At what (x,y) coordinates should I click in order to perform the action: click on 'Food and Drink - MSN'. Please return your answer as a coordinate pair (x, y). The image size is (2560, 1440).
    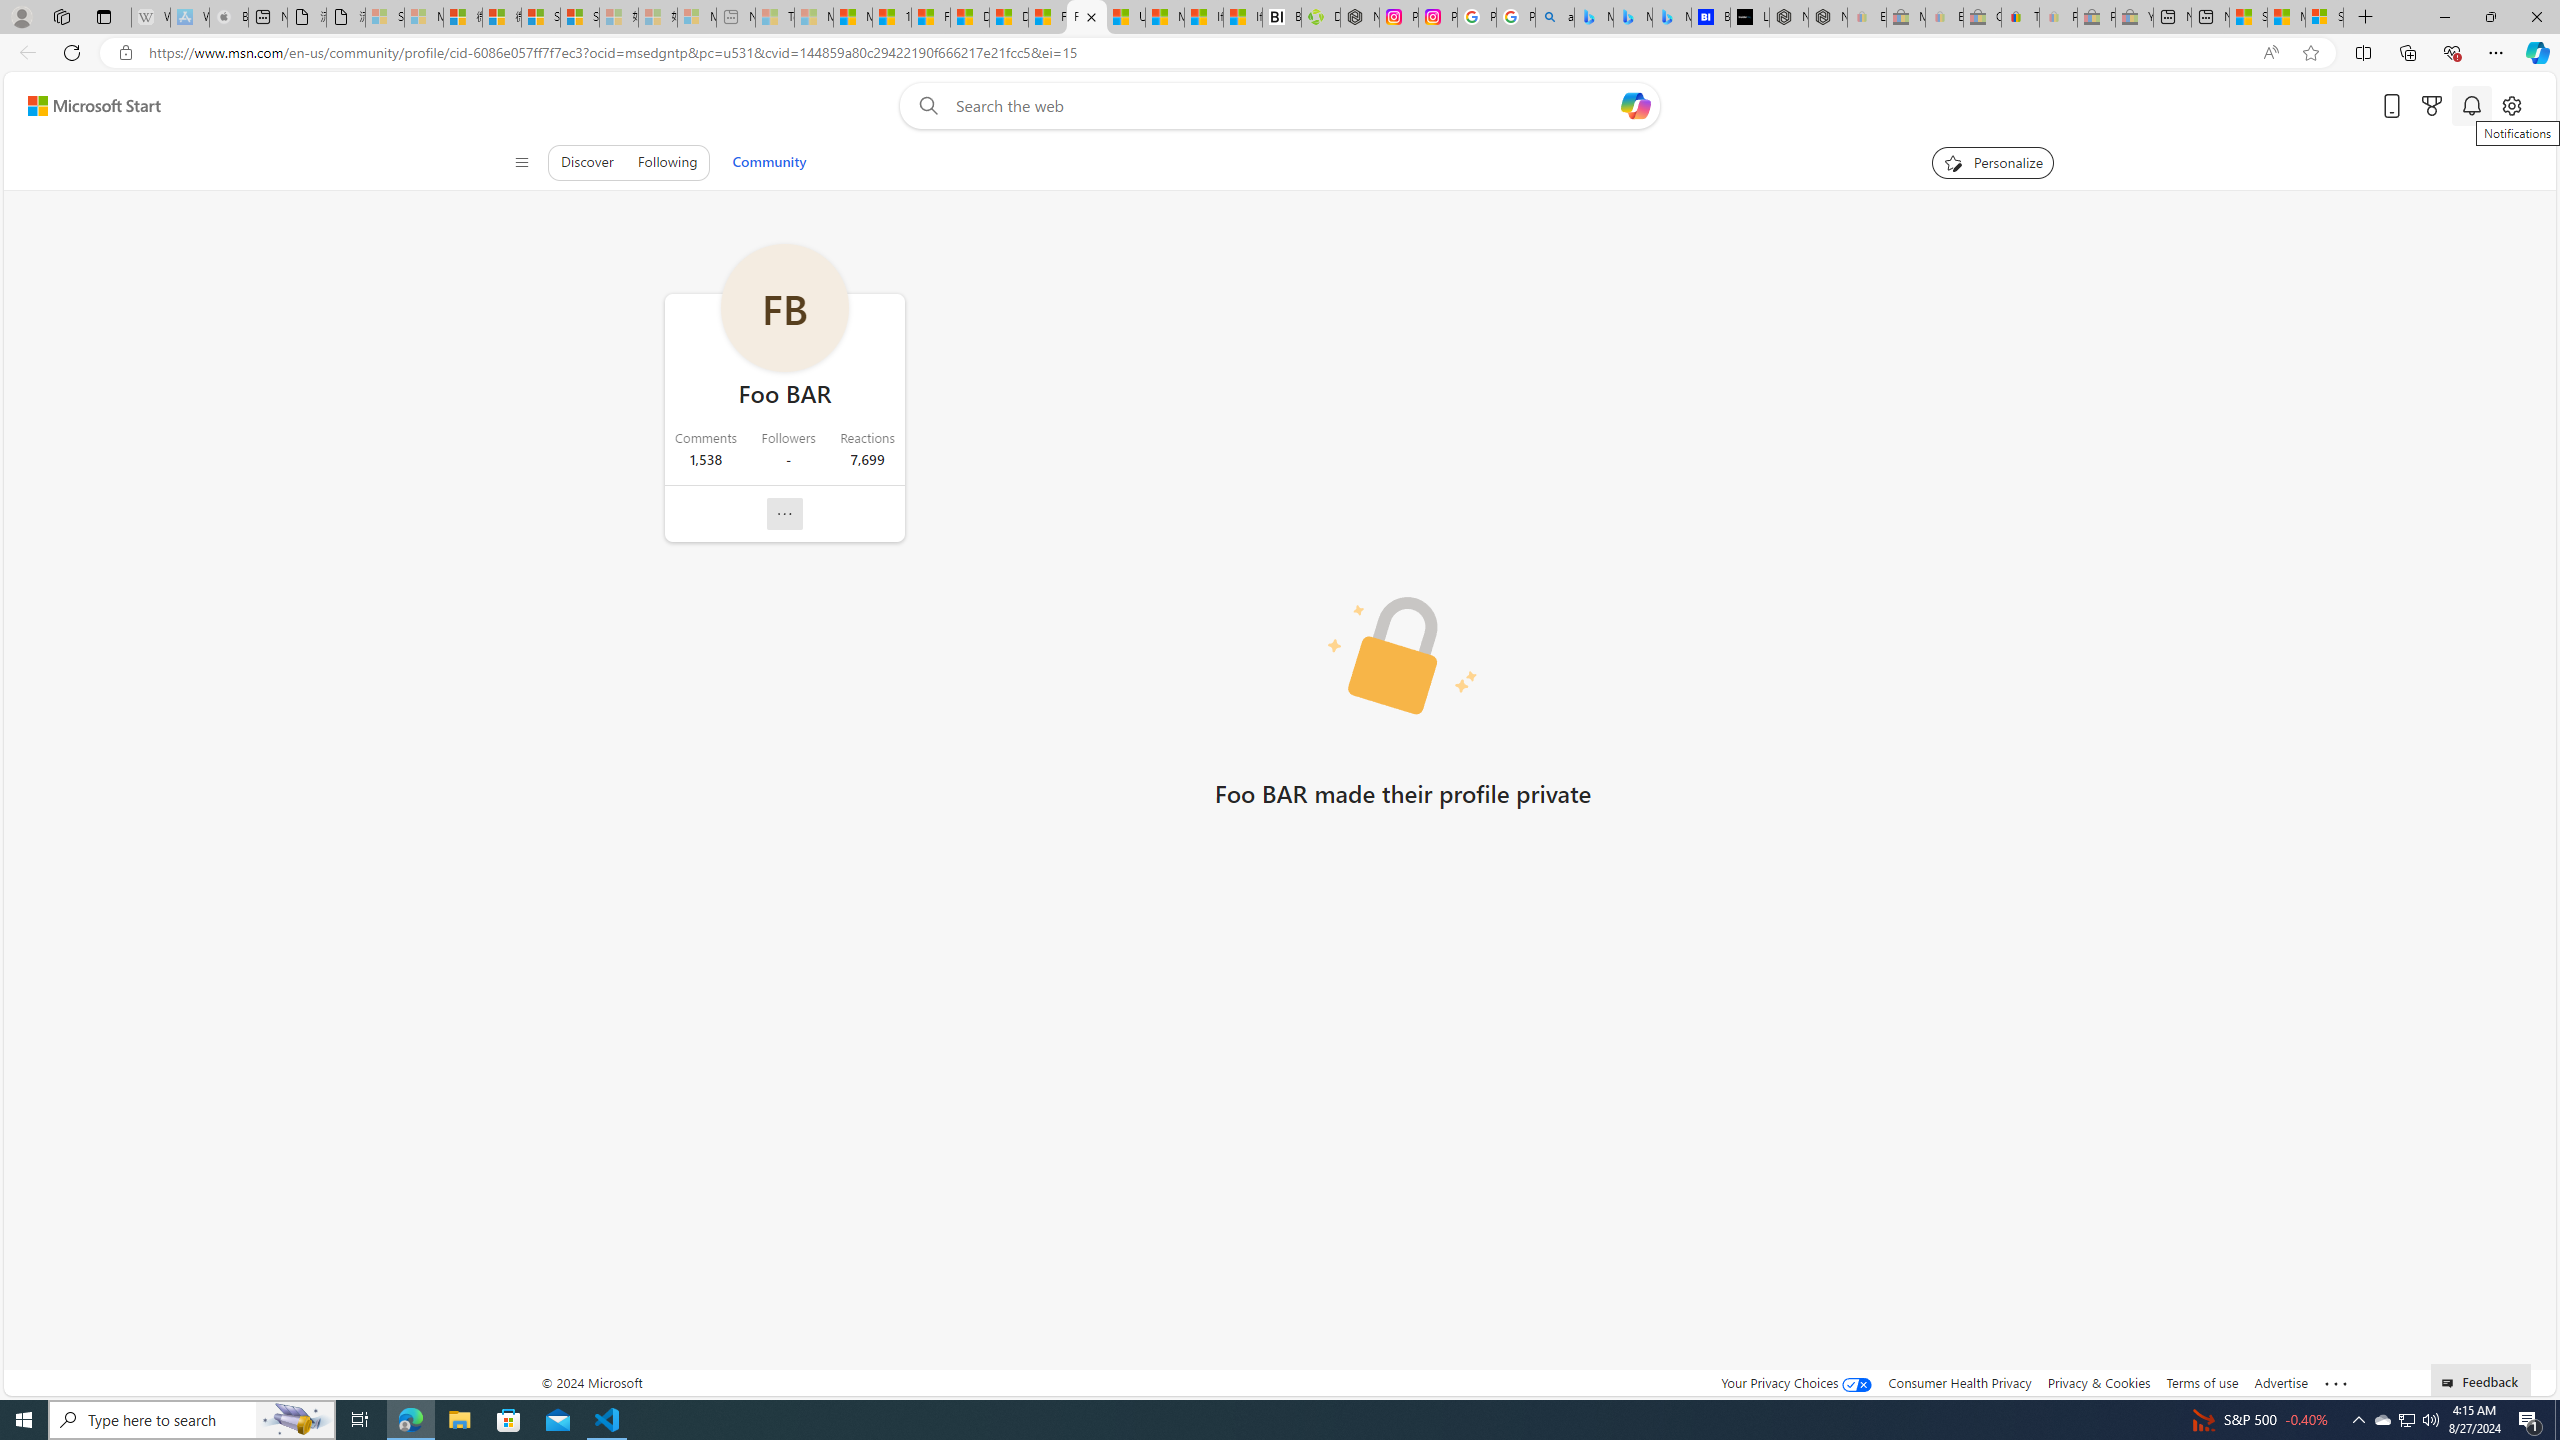
    Looking at the image, I should click on (930, 16).